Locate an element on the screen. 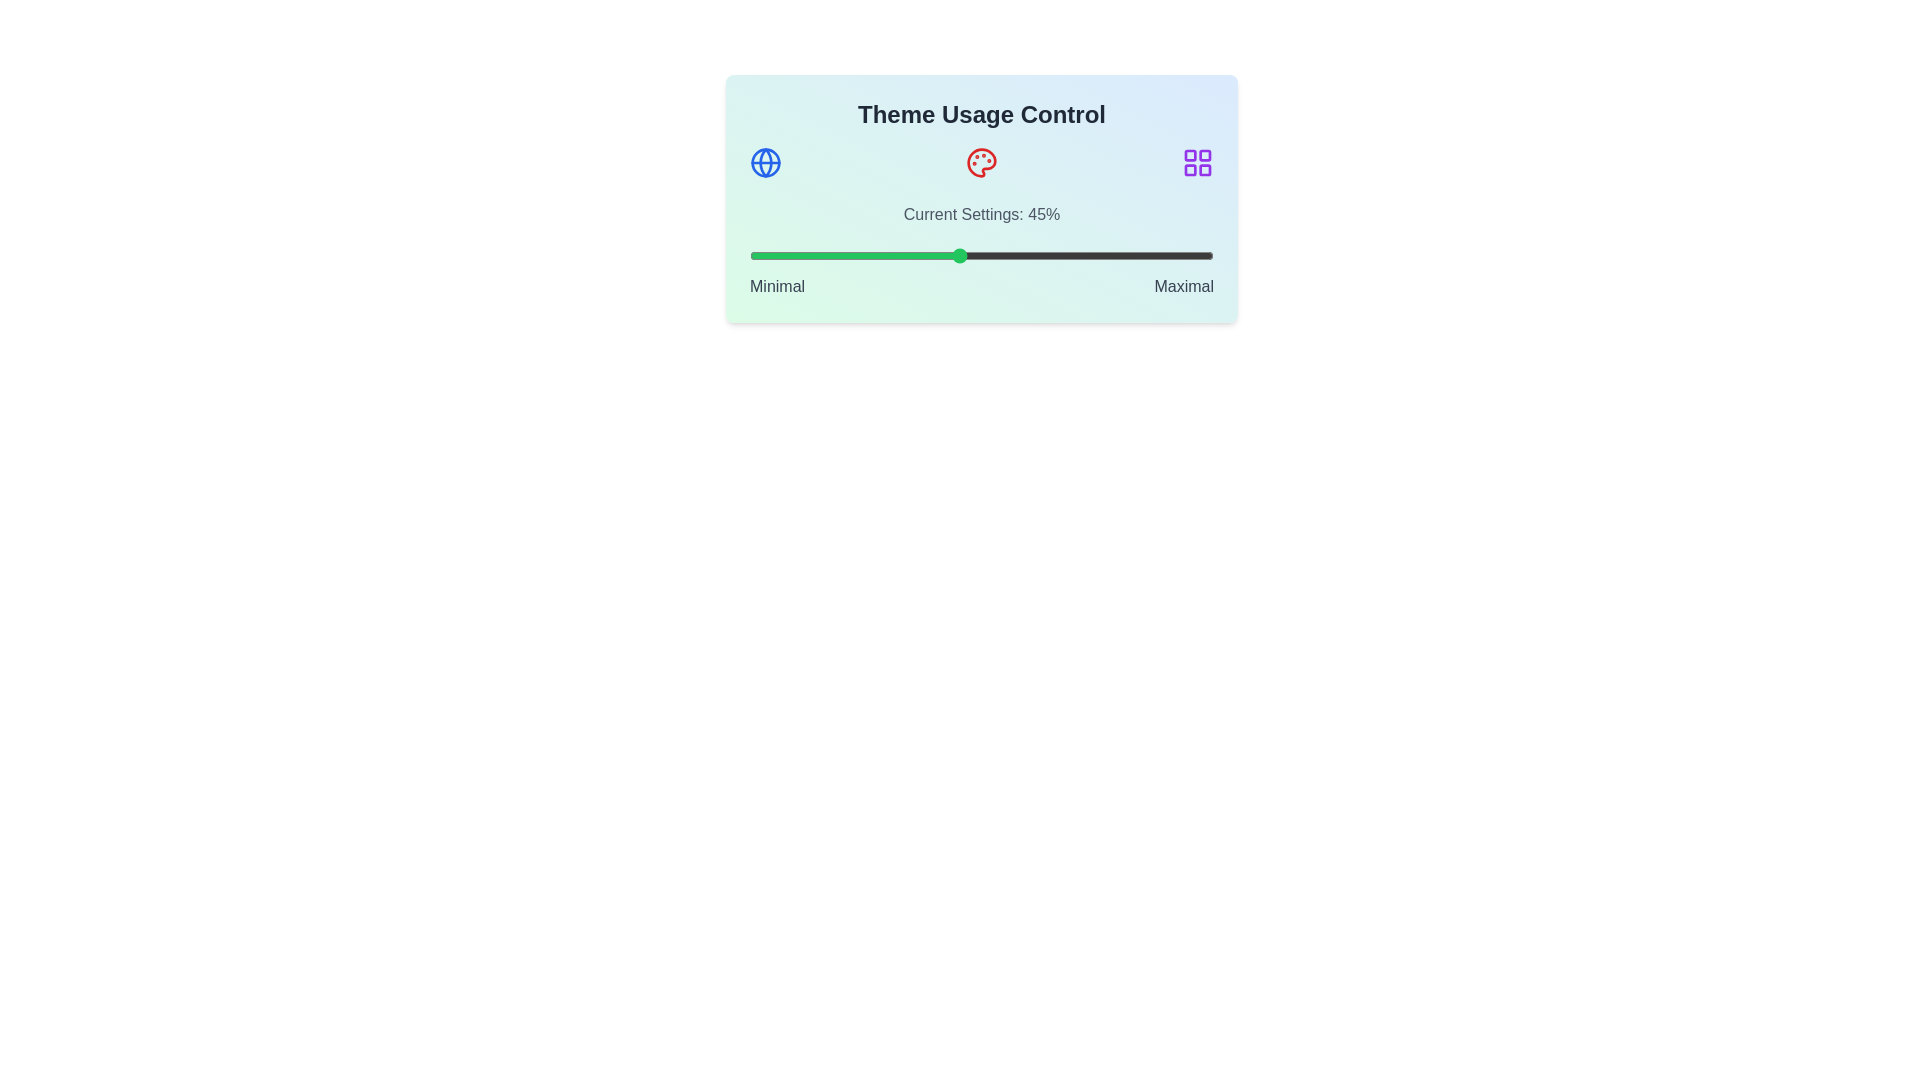 The height and width of the screenshot is (1080, 1920). the slider to set the theme usage percentage to 4 is located at coordinates (767, 254).